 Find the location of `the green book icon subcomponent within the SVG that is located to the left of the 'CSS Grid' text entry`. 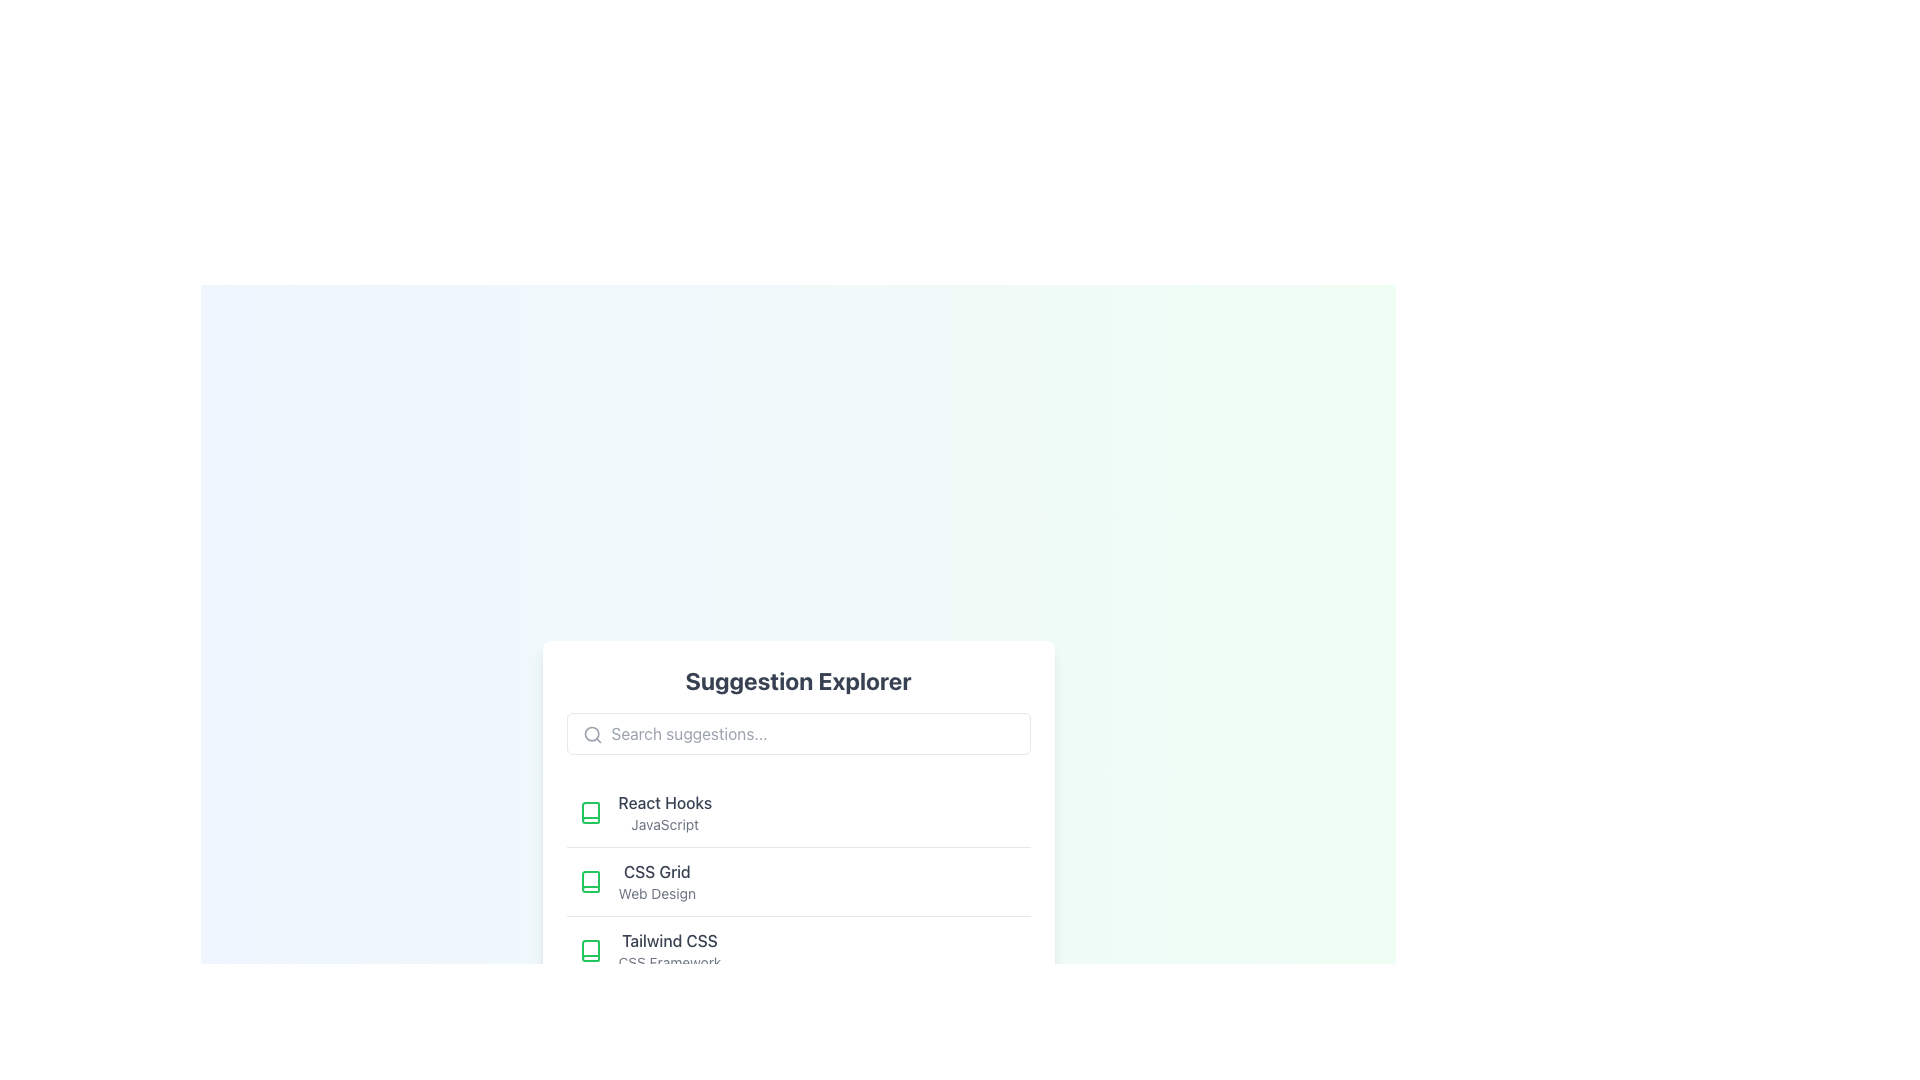

the green book icon subcomponent within the SVG that is located to the left of the 'CSS Grid' text entry is located at coordinates (589, 881).